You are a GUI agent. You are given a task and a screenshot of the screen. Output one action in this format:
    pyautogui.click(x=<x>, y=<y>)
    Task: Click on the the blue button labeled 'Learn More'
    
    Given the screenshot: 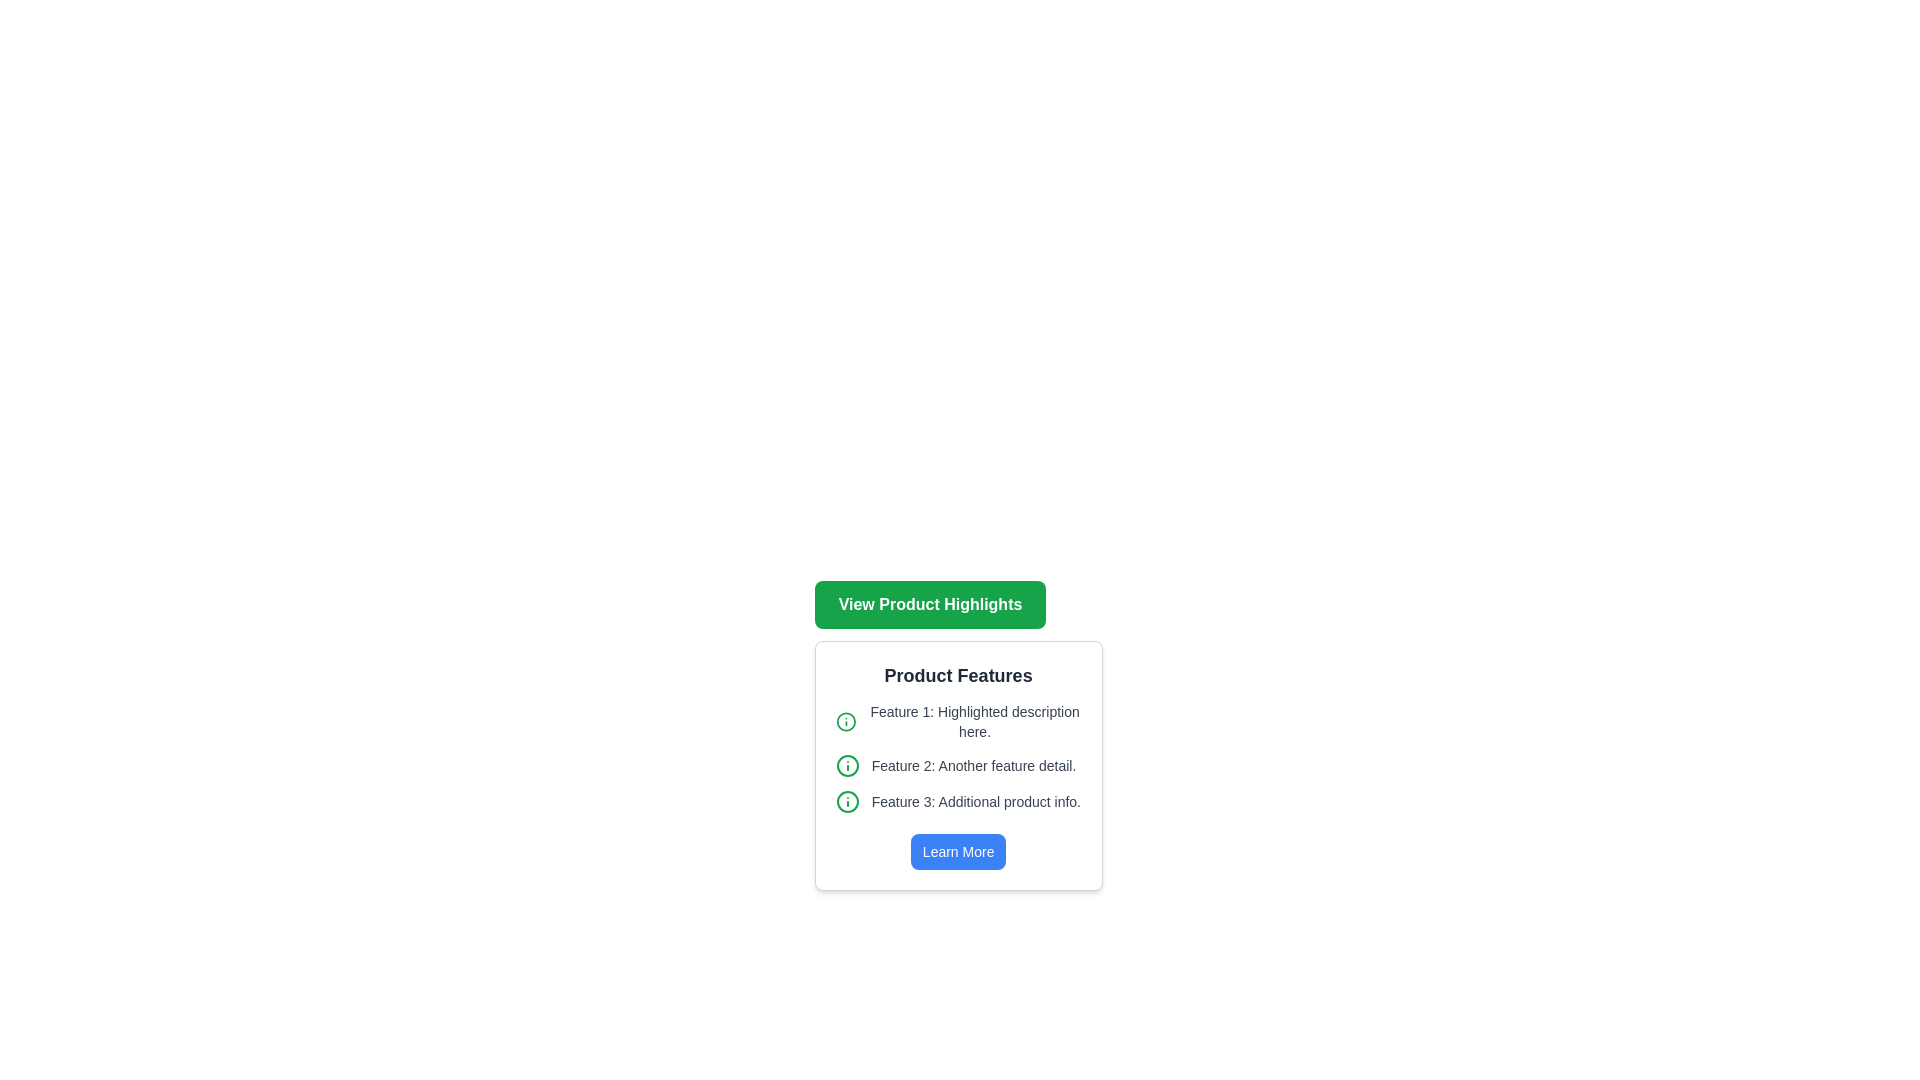 What is the action you would take?
    pyautogui.click(x=957, y=852)
    